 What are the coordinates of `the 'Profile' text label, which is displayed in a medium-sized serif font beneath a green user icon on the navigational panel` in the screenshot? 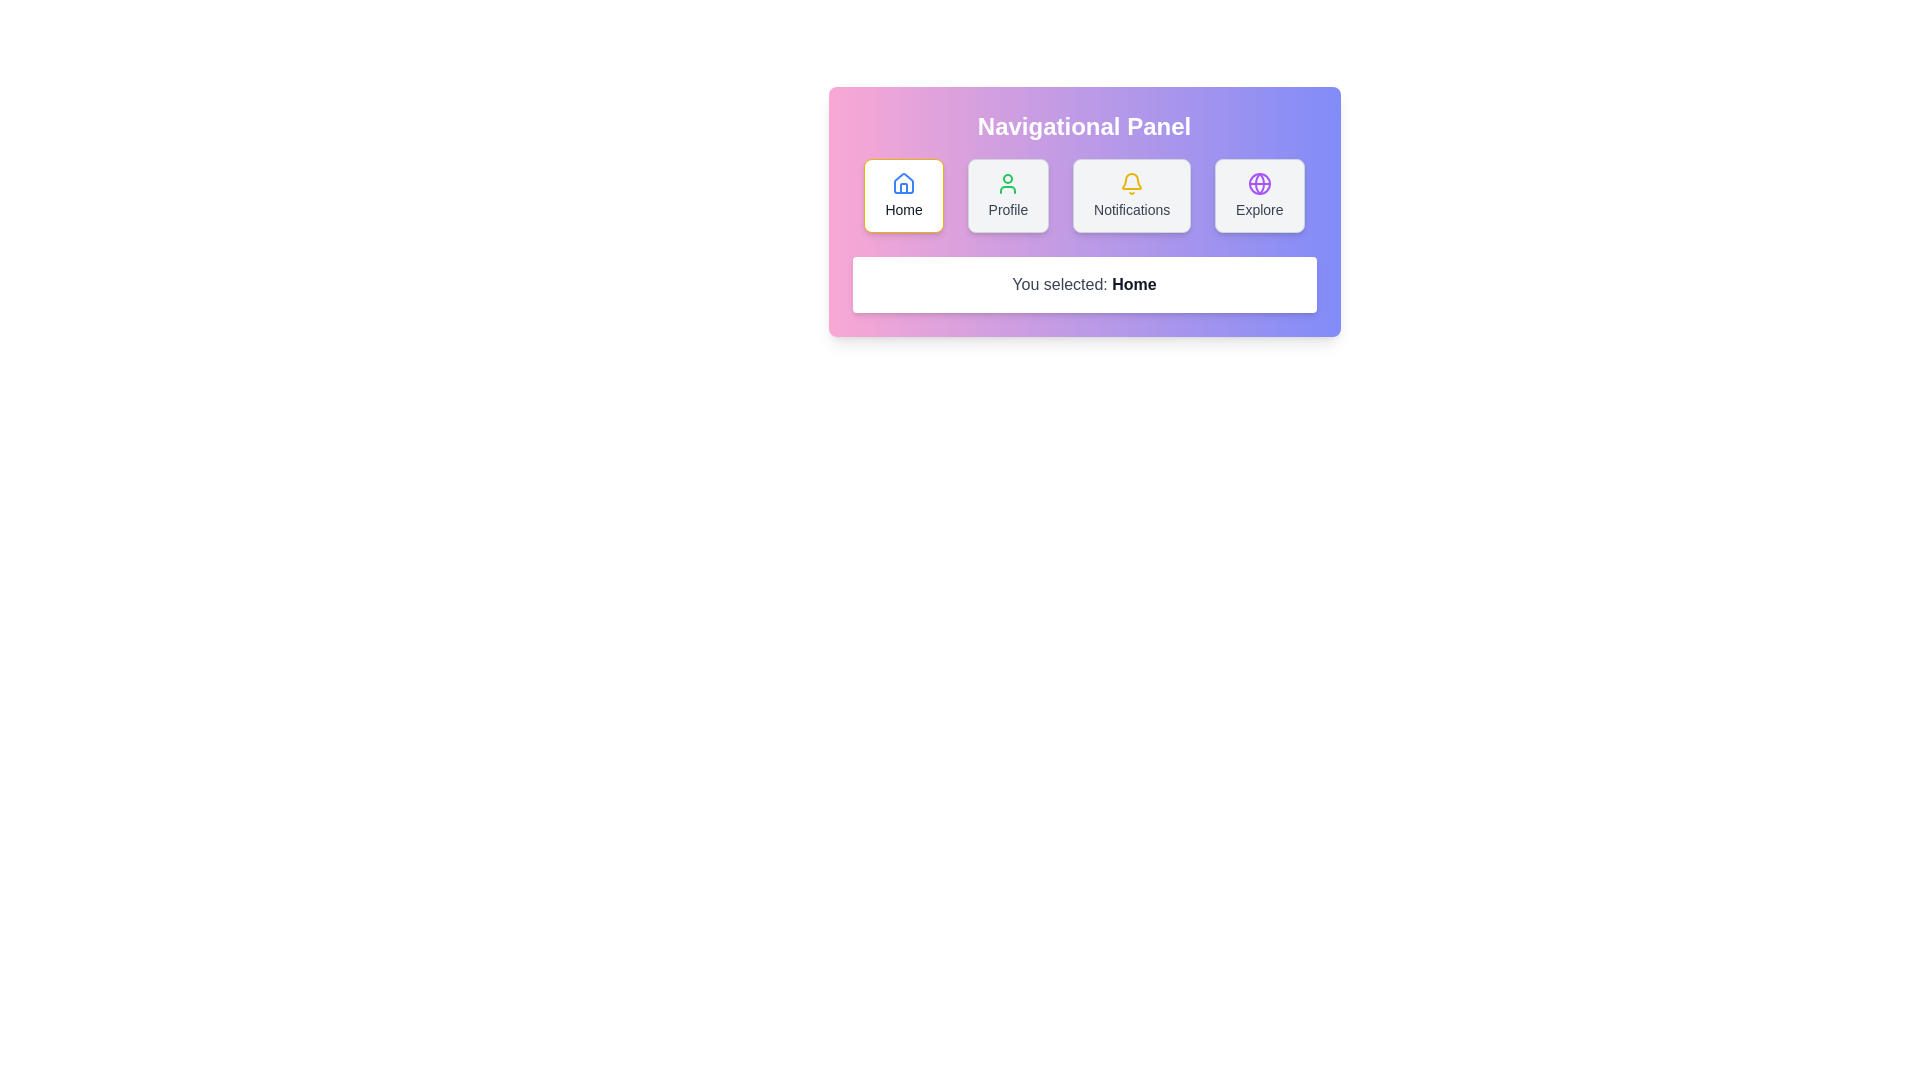 It's located at (1008, 209).